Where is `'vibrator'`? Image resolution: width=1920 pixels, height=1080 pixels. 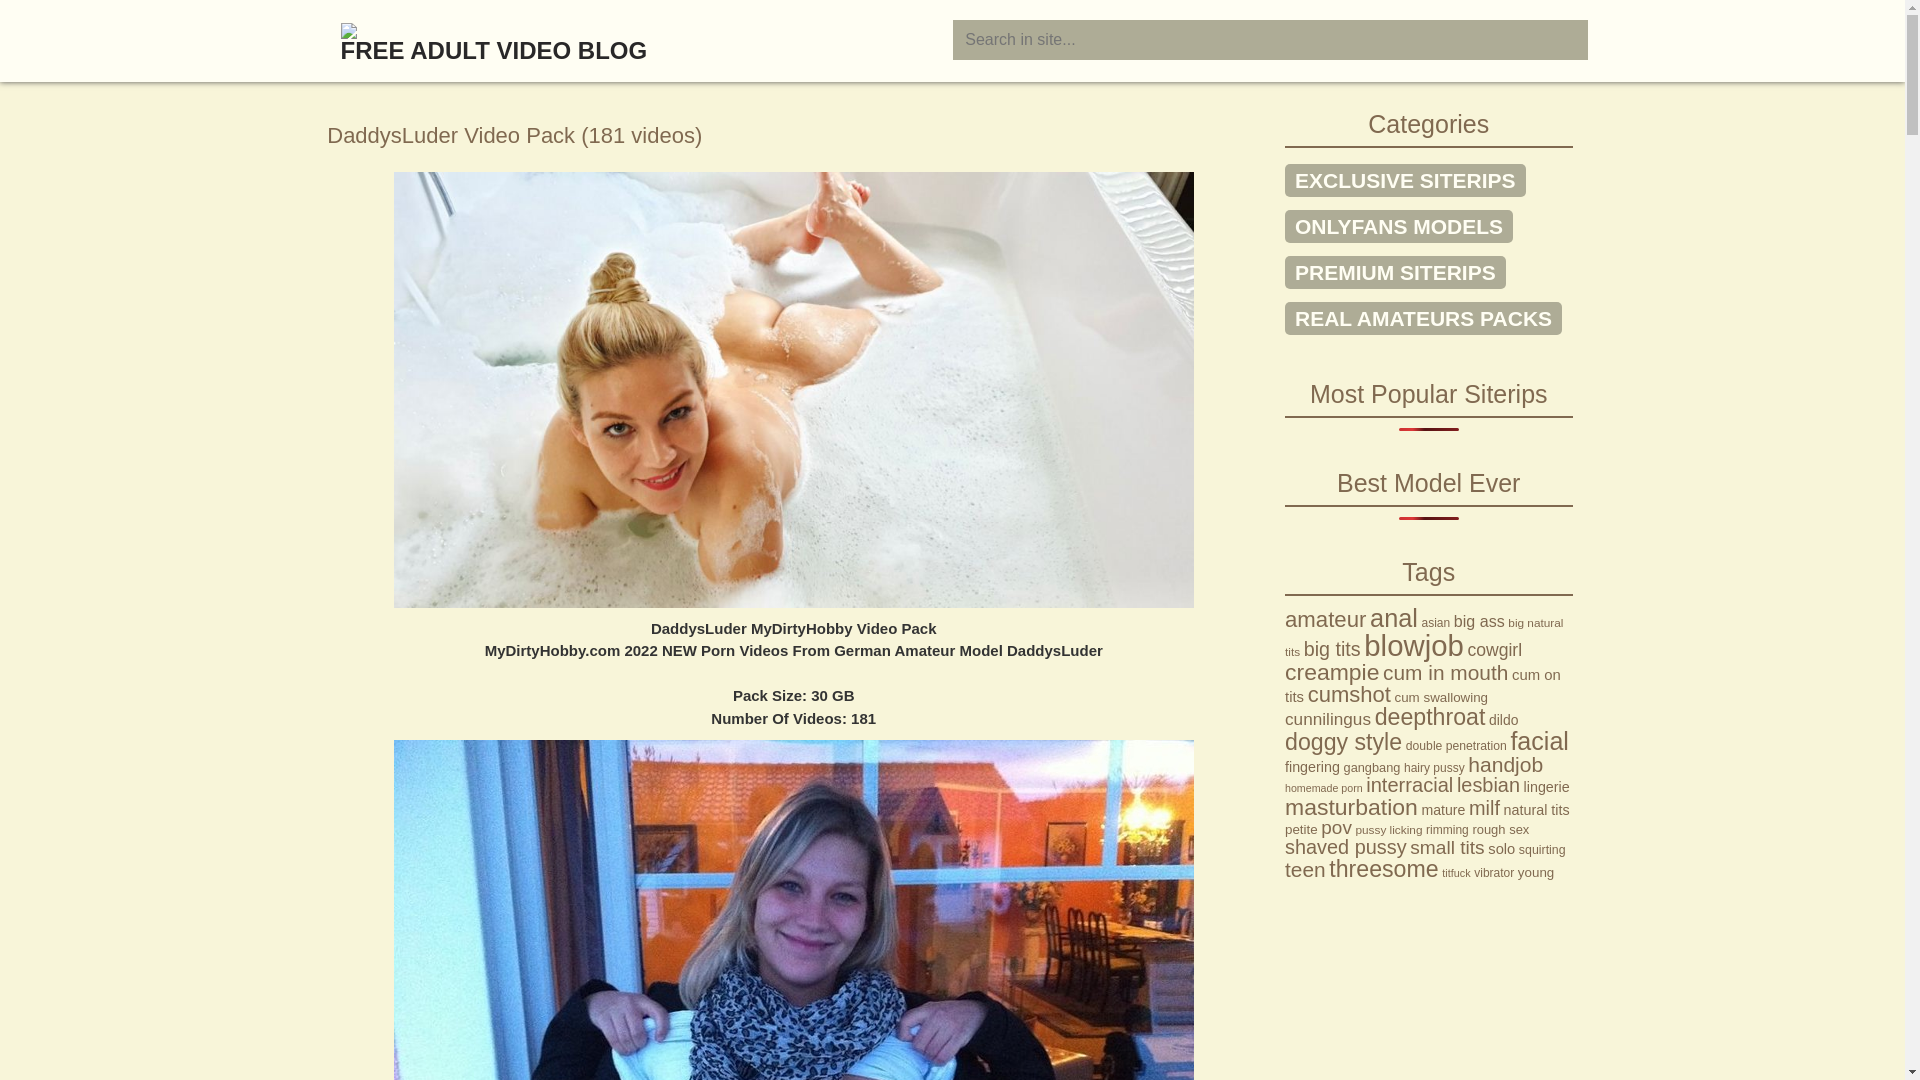
'vibrator' is located at coordinates (1473, 871).